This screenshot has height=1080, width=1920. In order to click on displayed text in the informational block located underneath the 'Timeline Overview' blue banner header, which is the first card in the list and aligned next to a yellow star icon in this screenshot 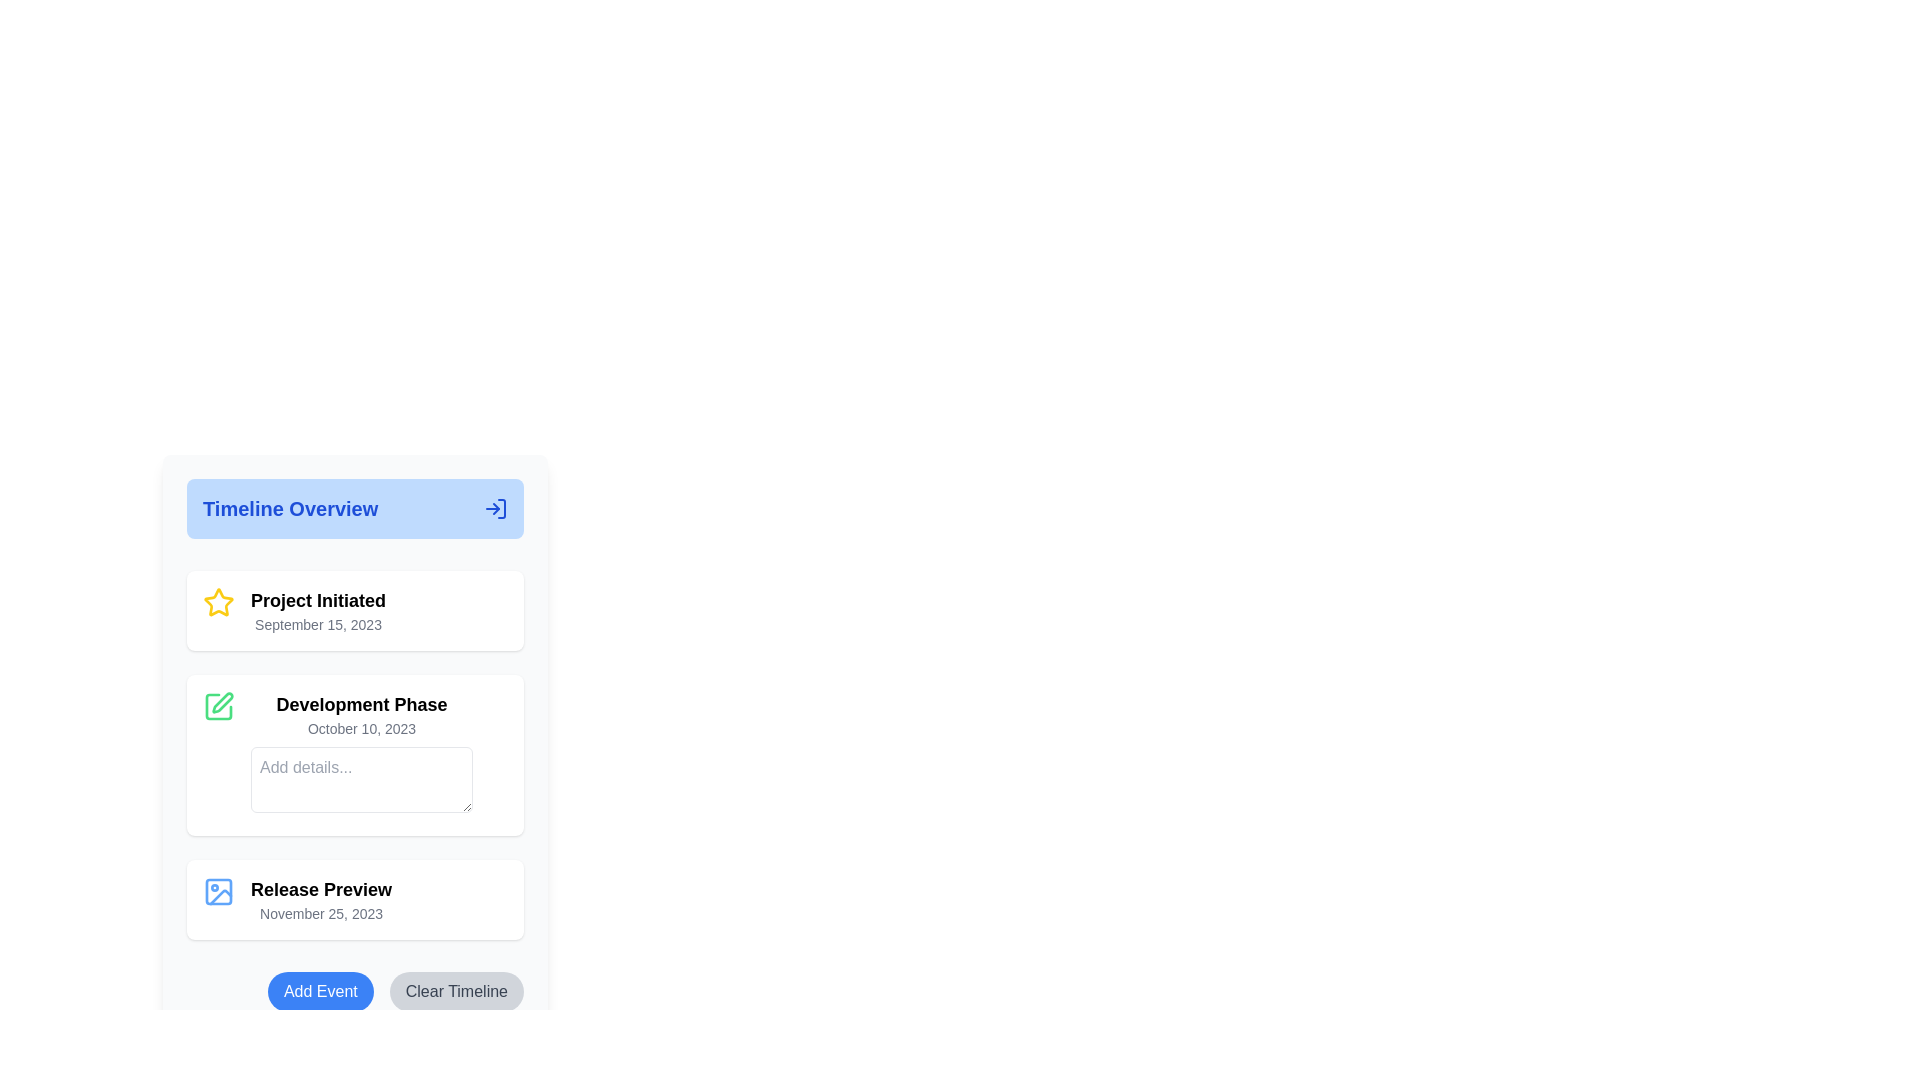, I will do `click(317, 609)`.